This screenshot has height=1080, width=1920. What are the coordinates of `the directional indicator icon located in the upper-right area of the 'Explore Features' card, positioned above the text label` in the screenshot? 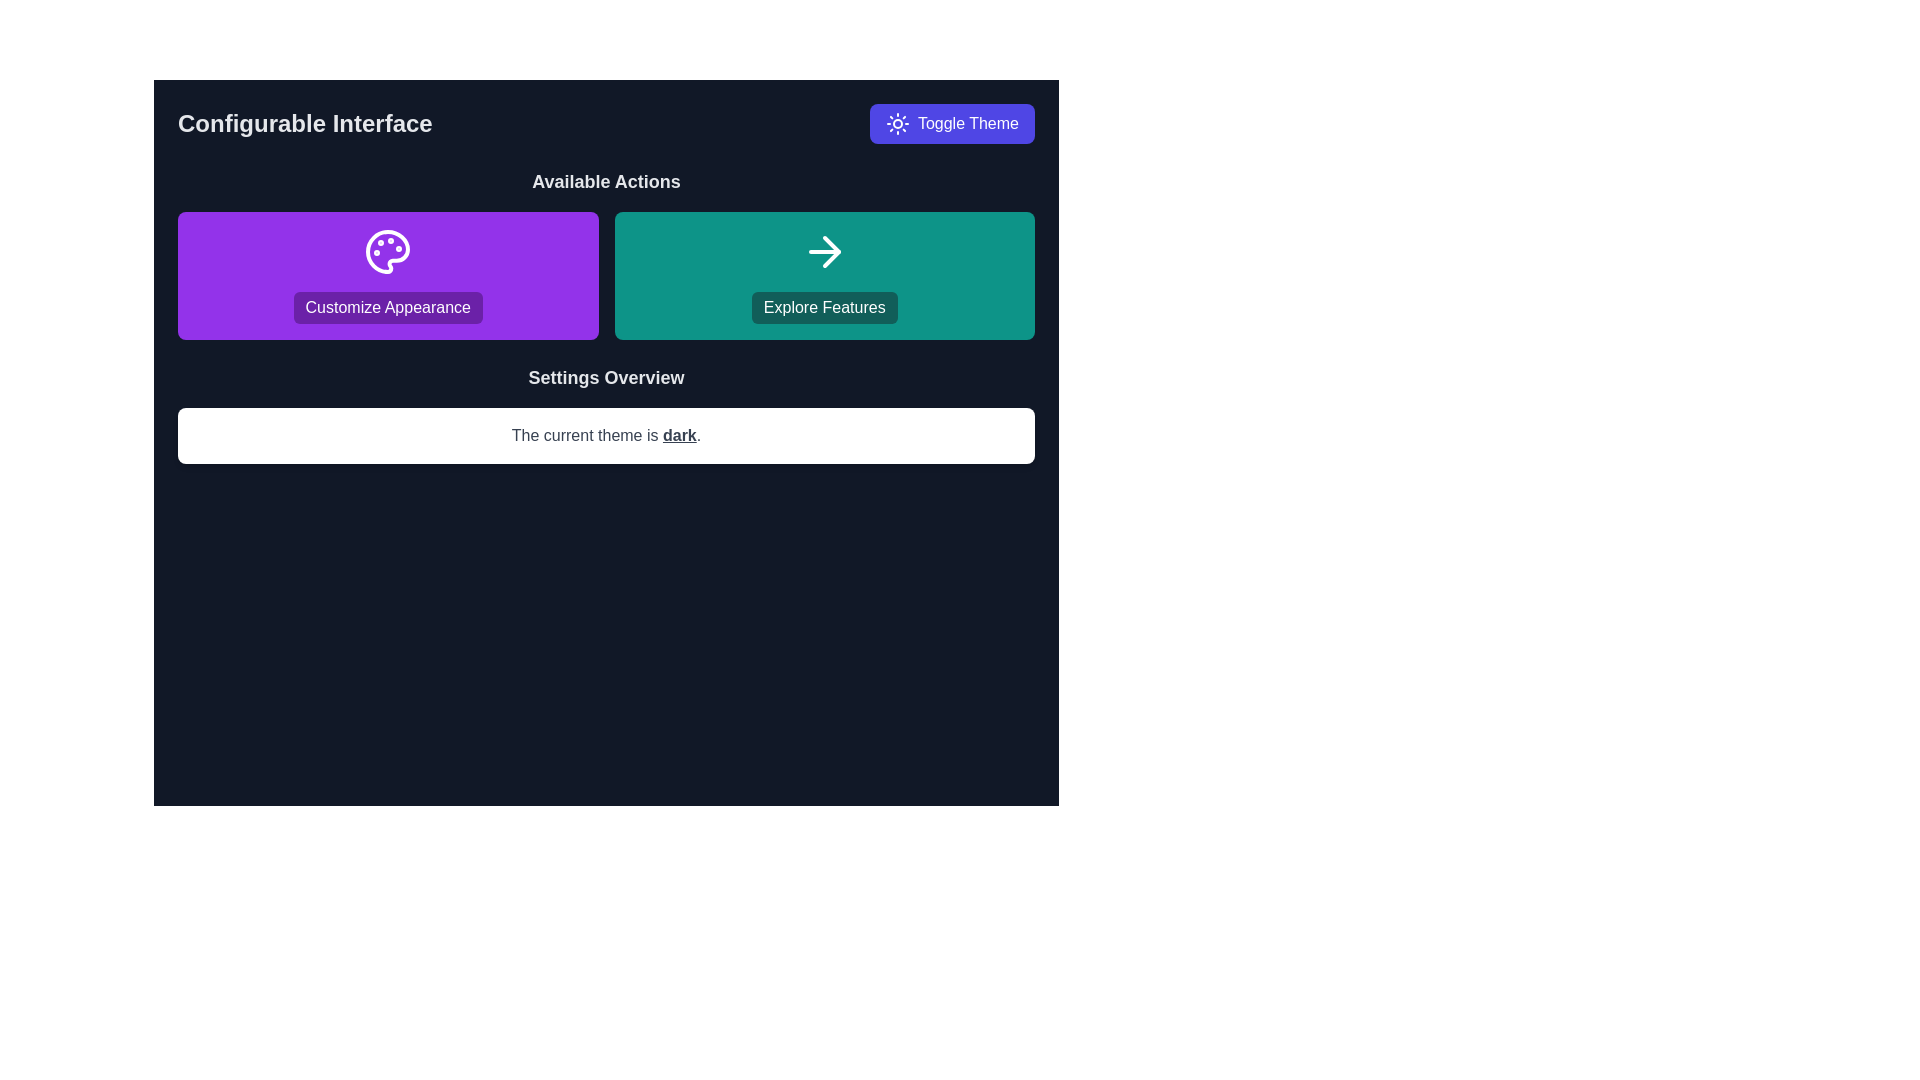 It's located at (824, 250).